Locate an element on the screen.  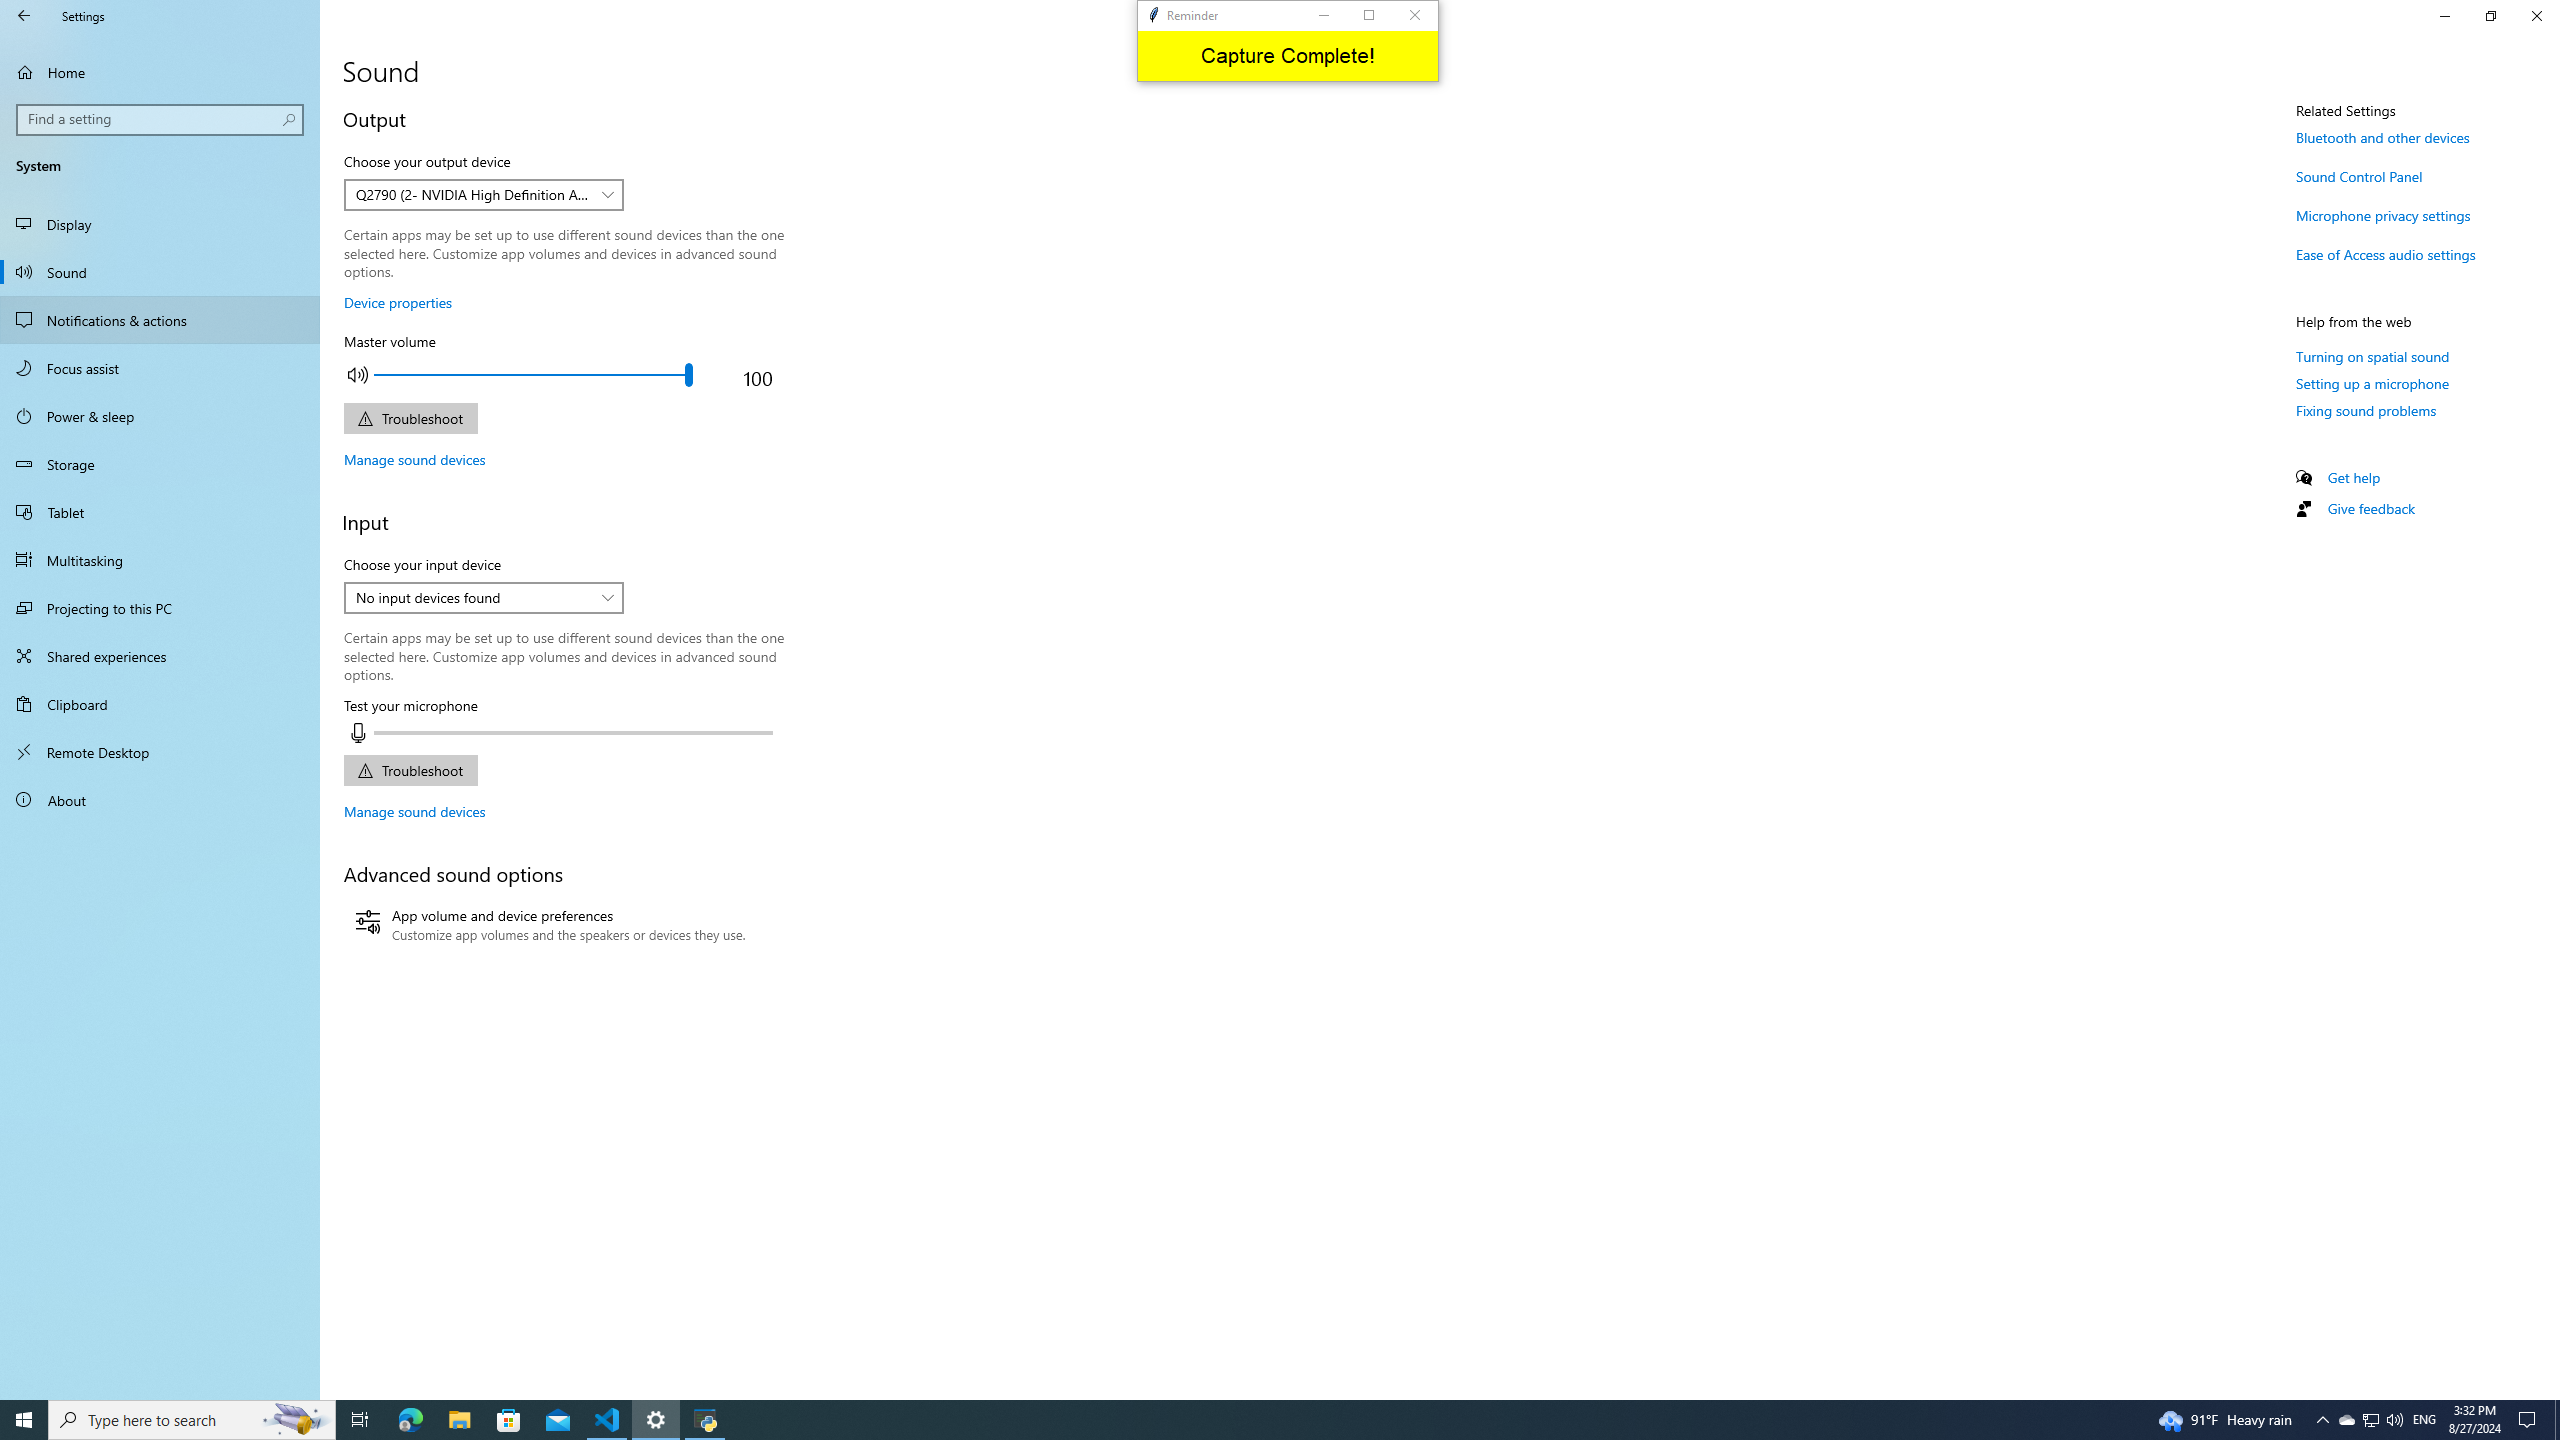
'Give feedback' is located at coordinates (2369, 509).